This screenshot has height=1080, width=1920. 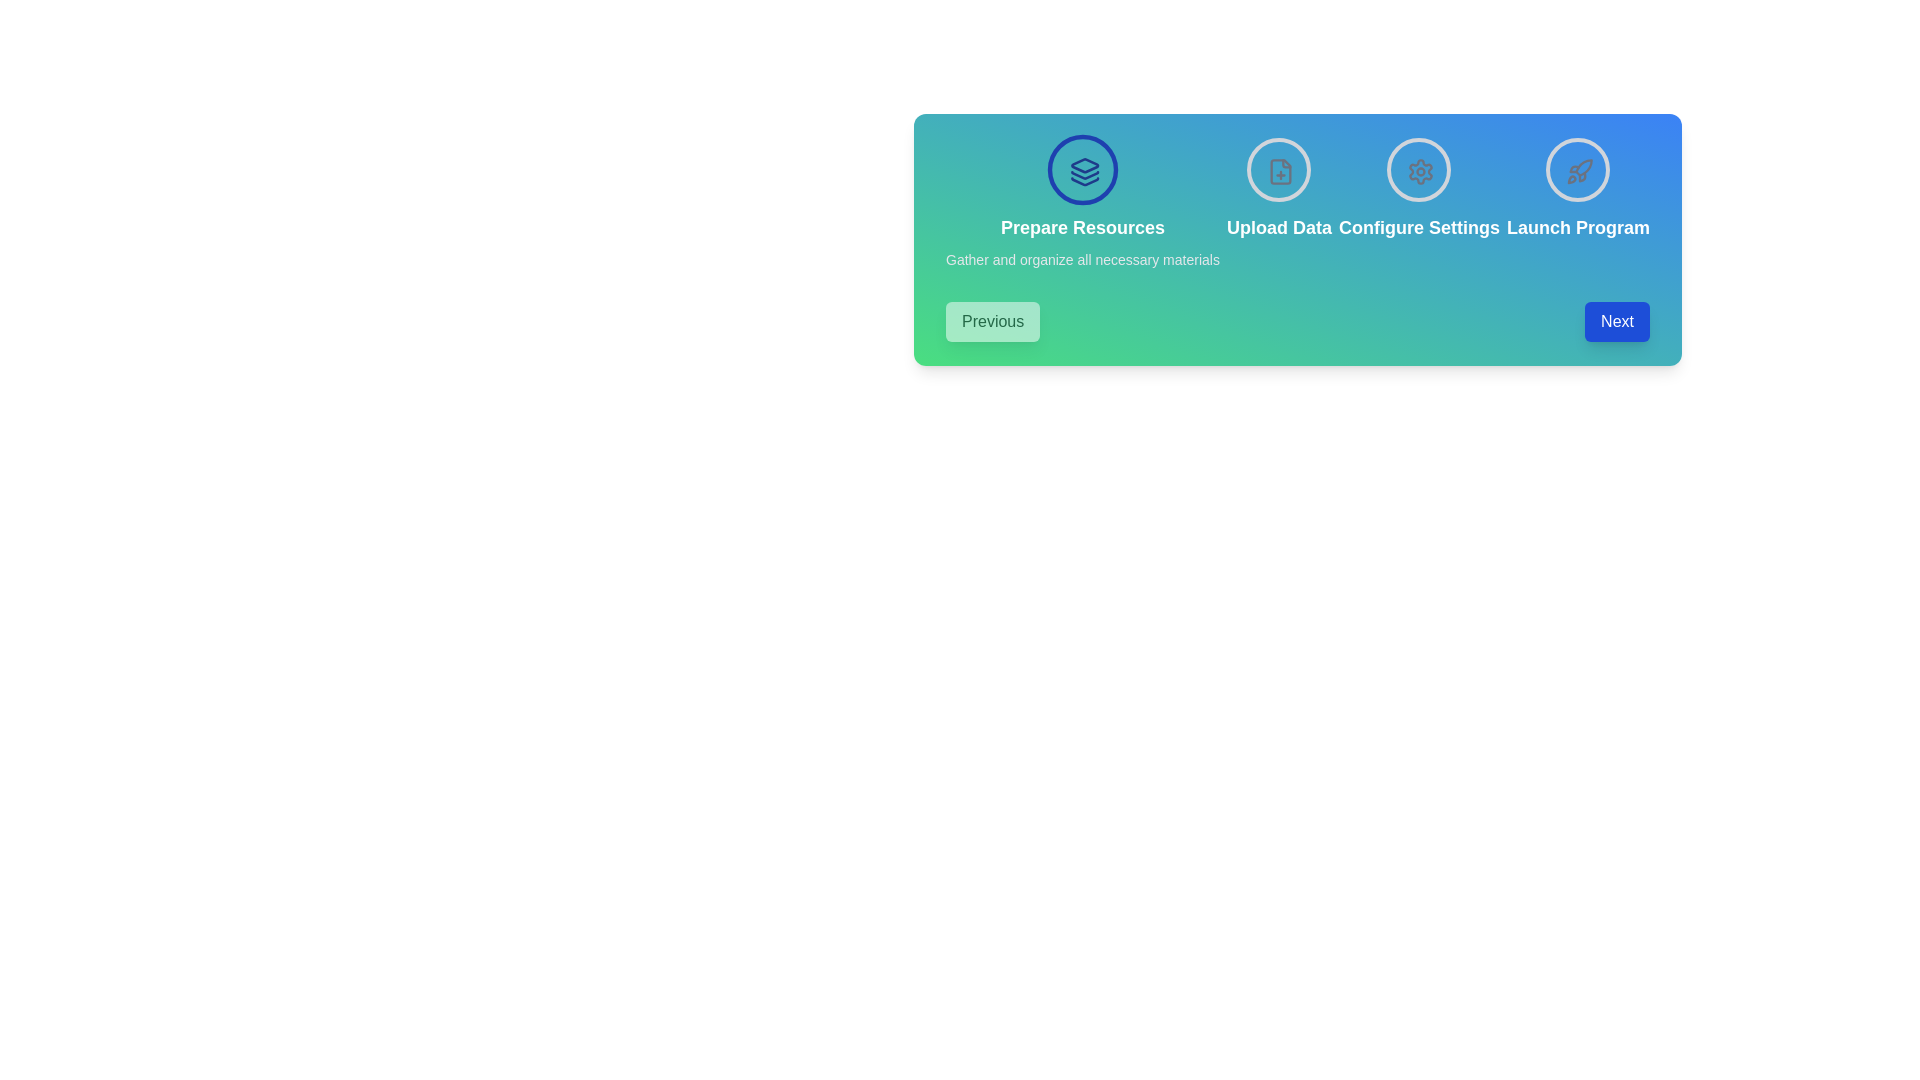 I want to click on 'Next' button to proceed to the next step in the program, so click(x=1617, y=320).